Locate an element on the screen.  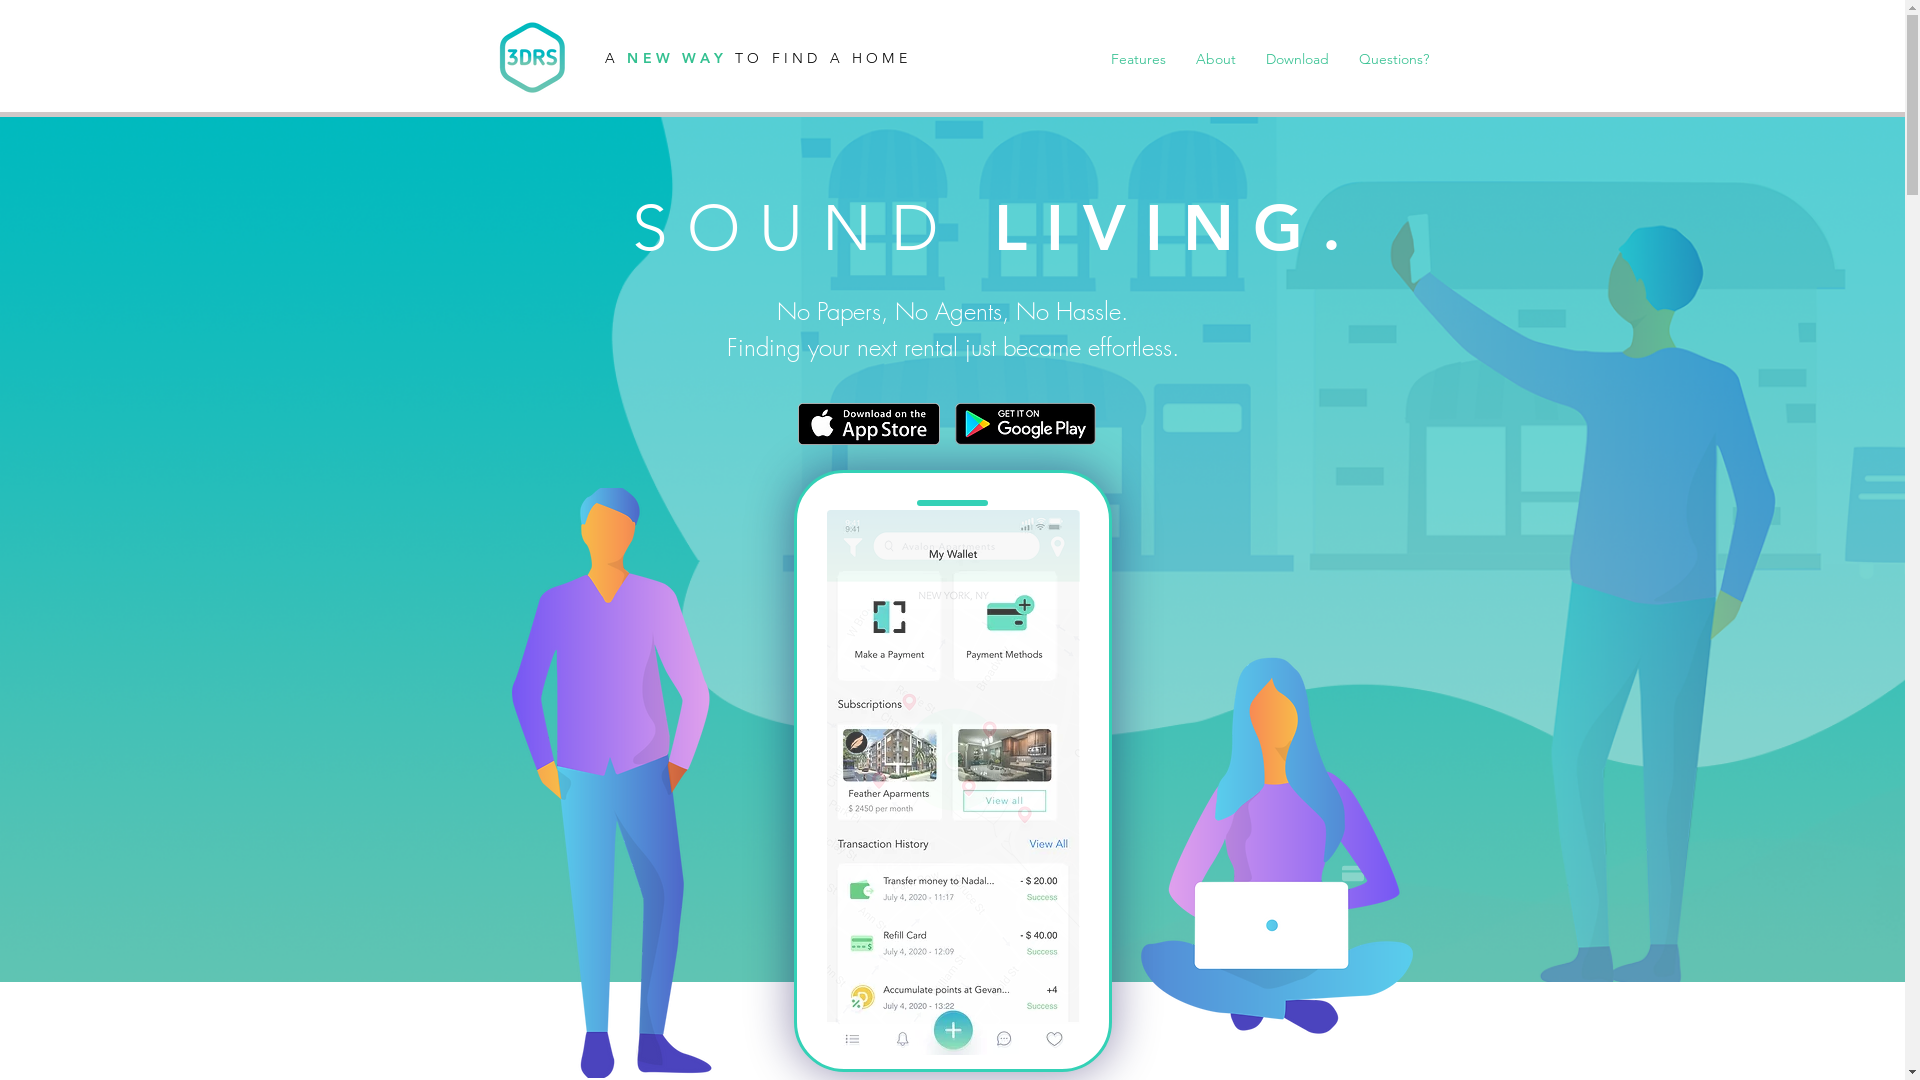
'Download' is located at coordinates (1296, 57).